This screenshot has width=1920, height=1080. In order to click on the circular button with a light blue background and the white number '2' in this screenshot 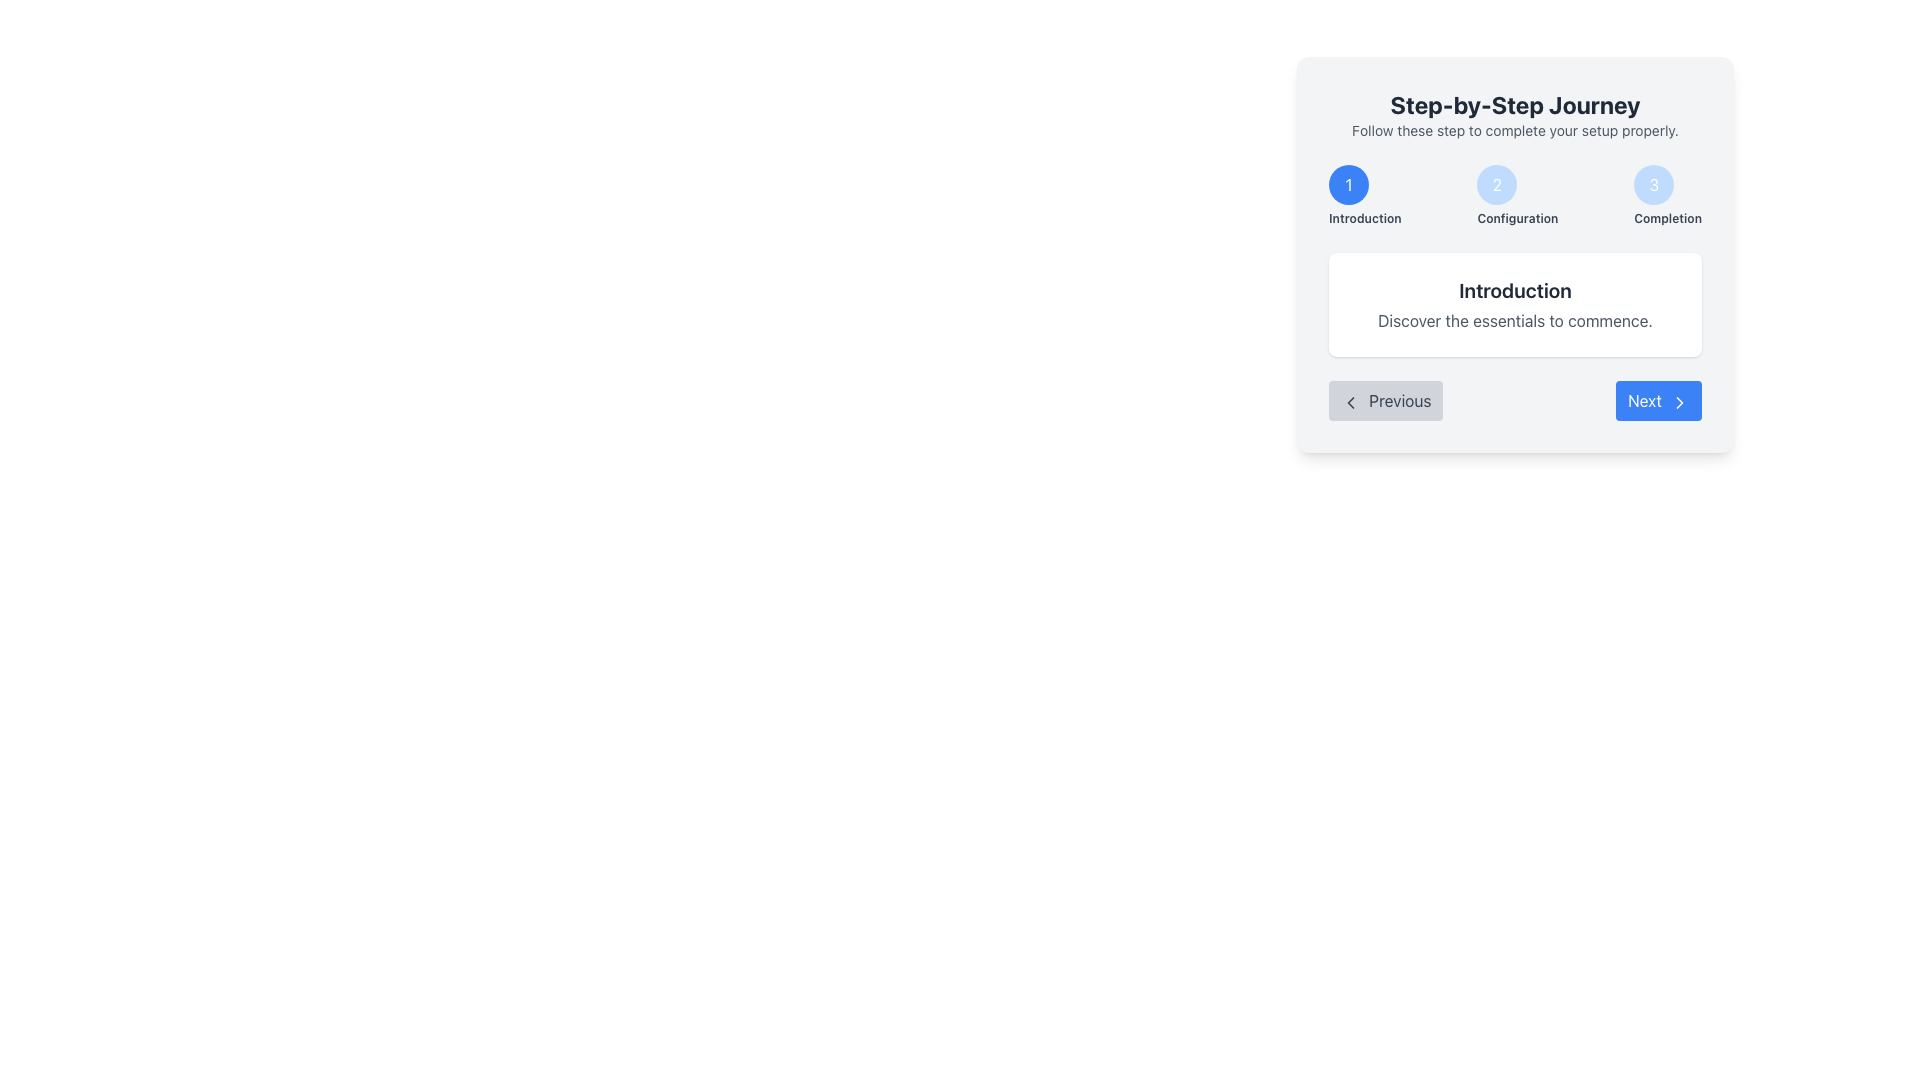, I will do `click(1497, 185)`.